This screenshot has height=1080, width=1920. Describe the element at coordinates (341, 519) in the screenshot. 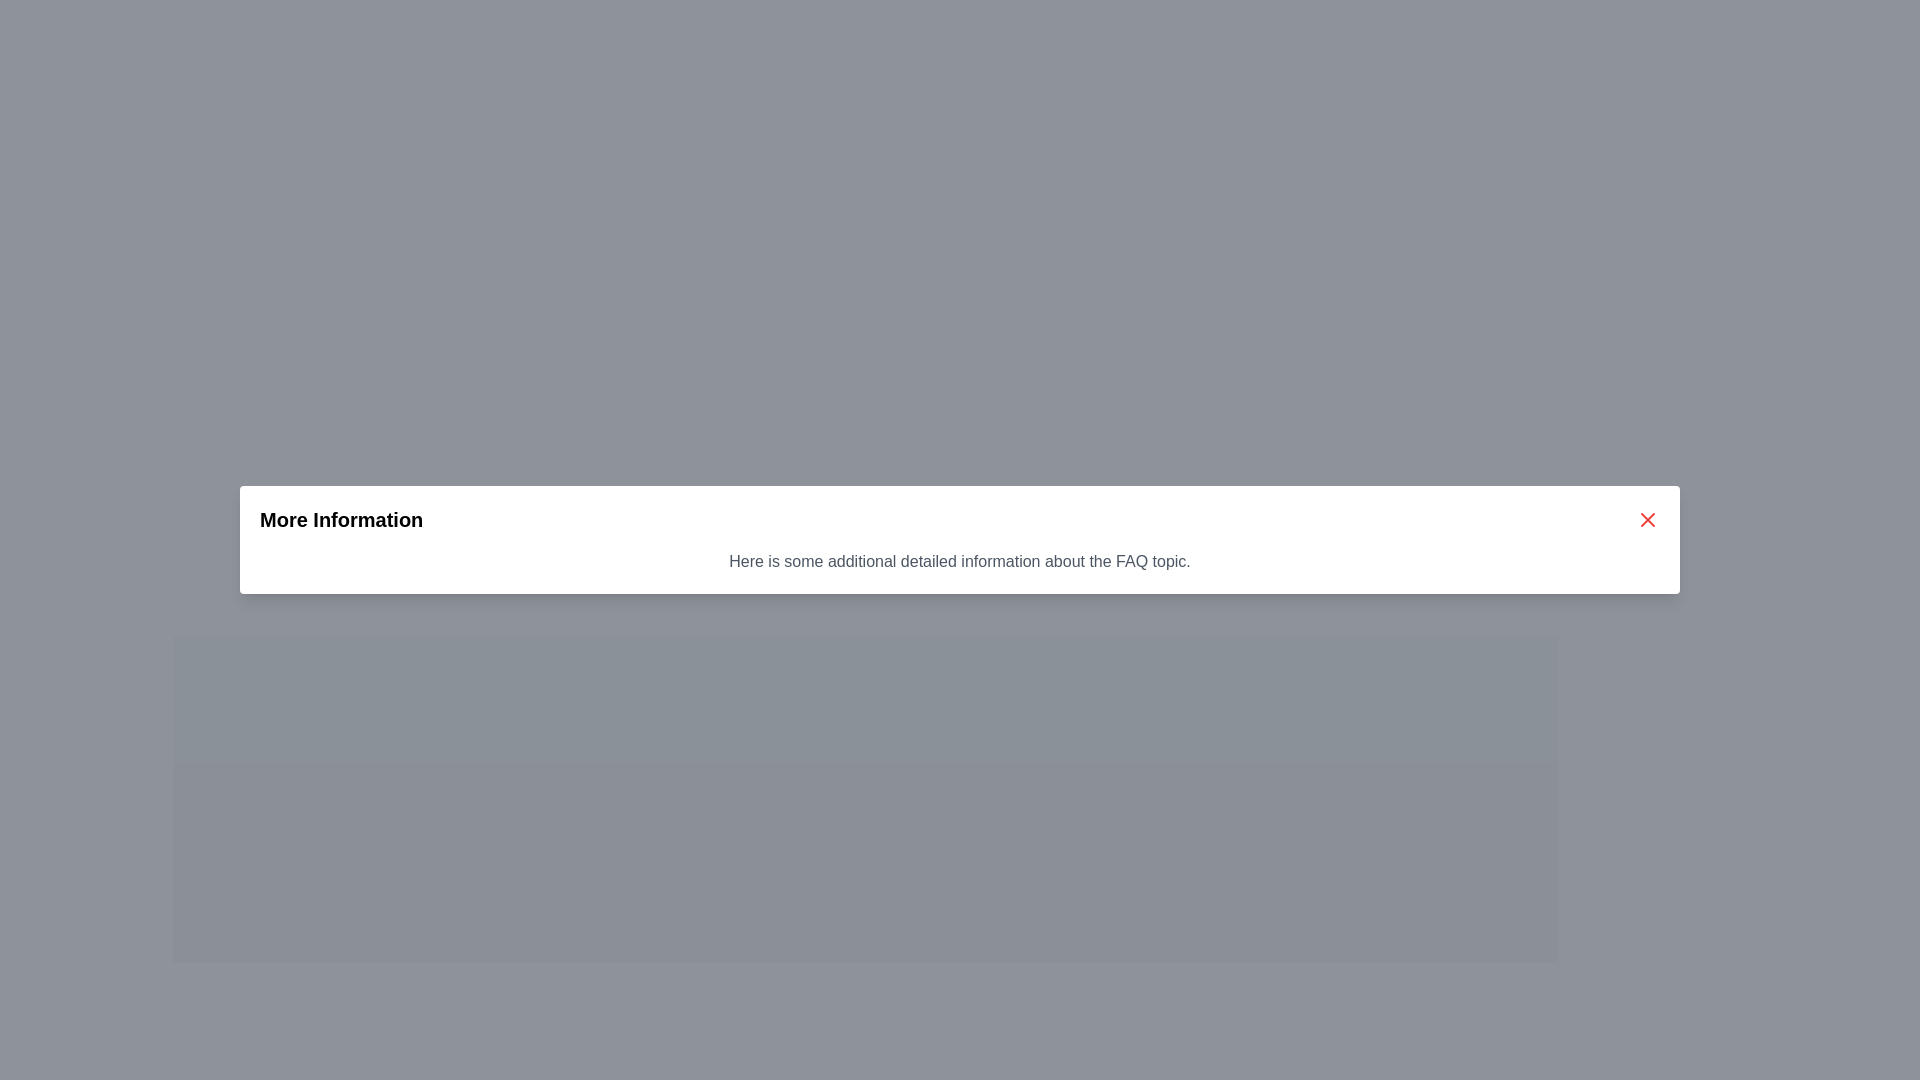

I see `the static text header that indicates the content or functionality of the associated interface section, located on the left side of the horizontal layout` at that location.